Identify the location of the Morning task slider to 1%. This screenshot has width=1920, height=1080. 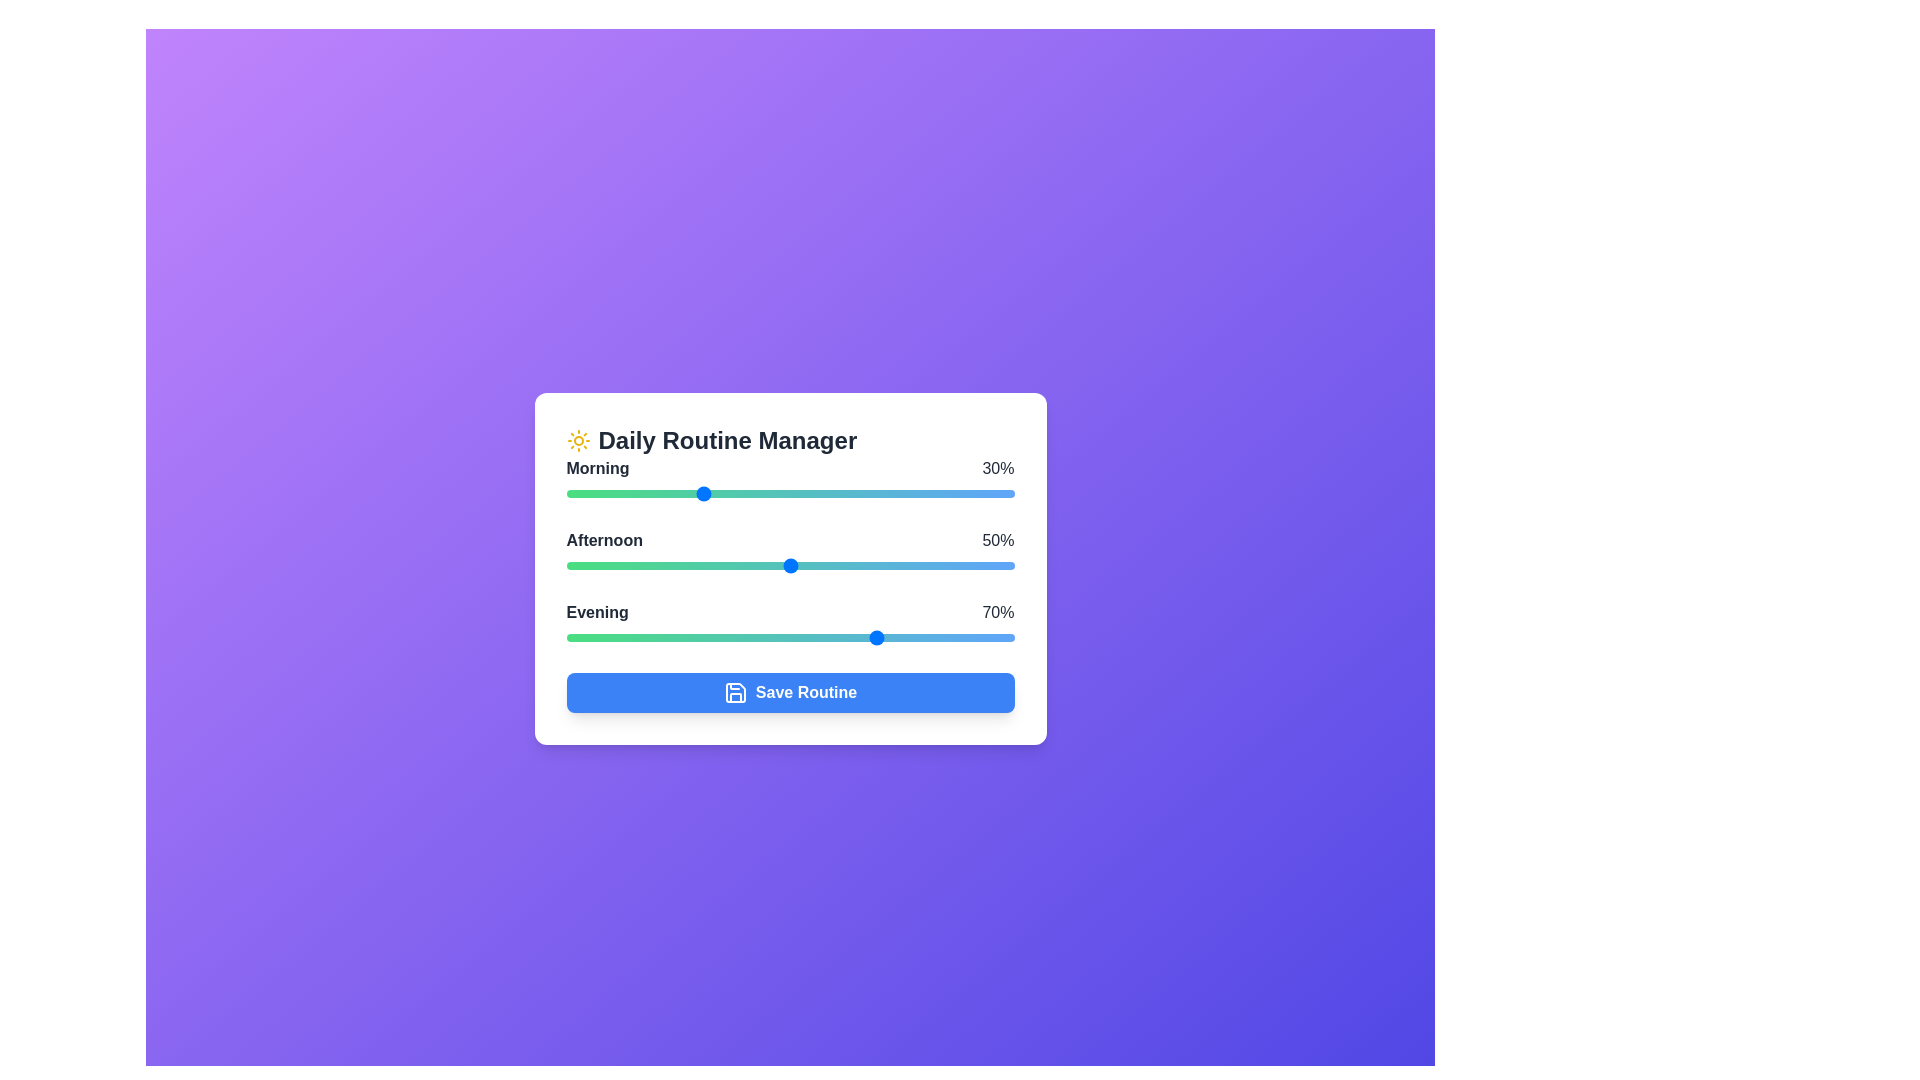
(570, 493).